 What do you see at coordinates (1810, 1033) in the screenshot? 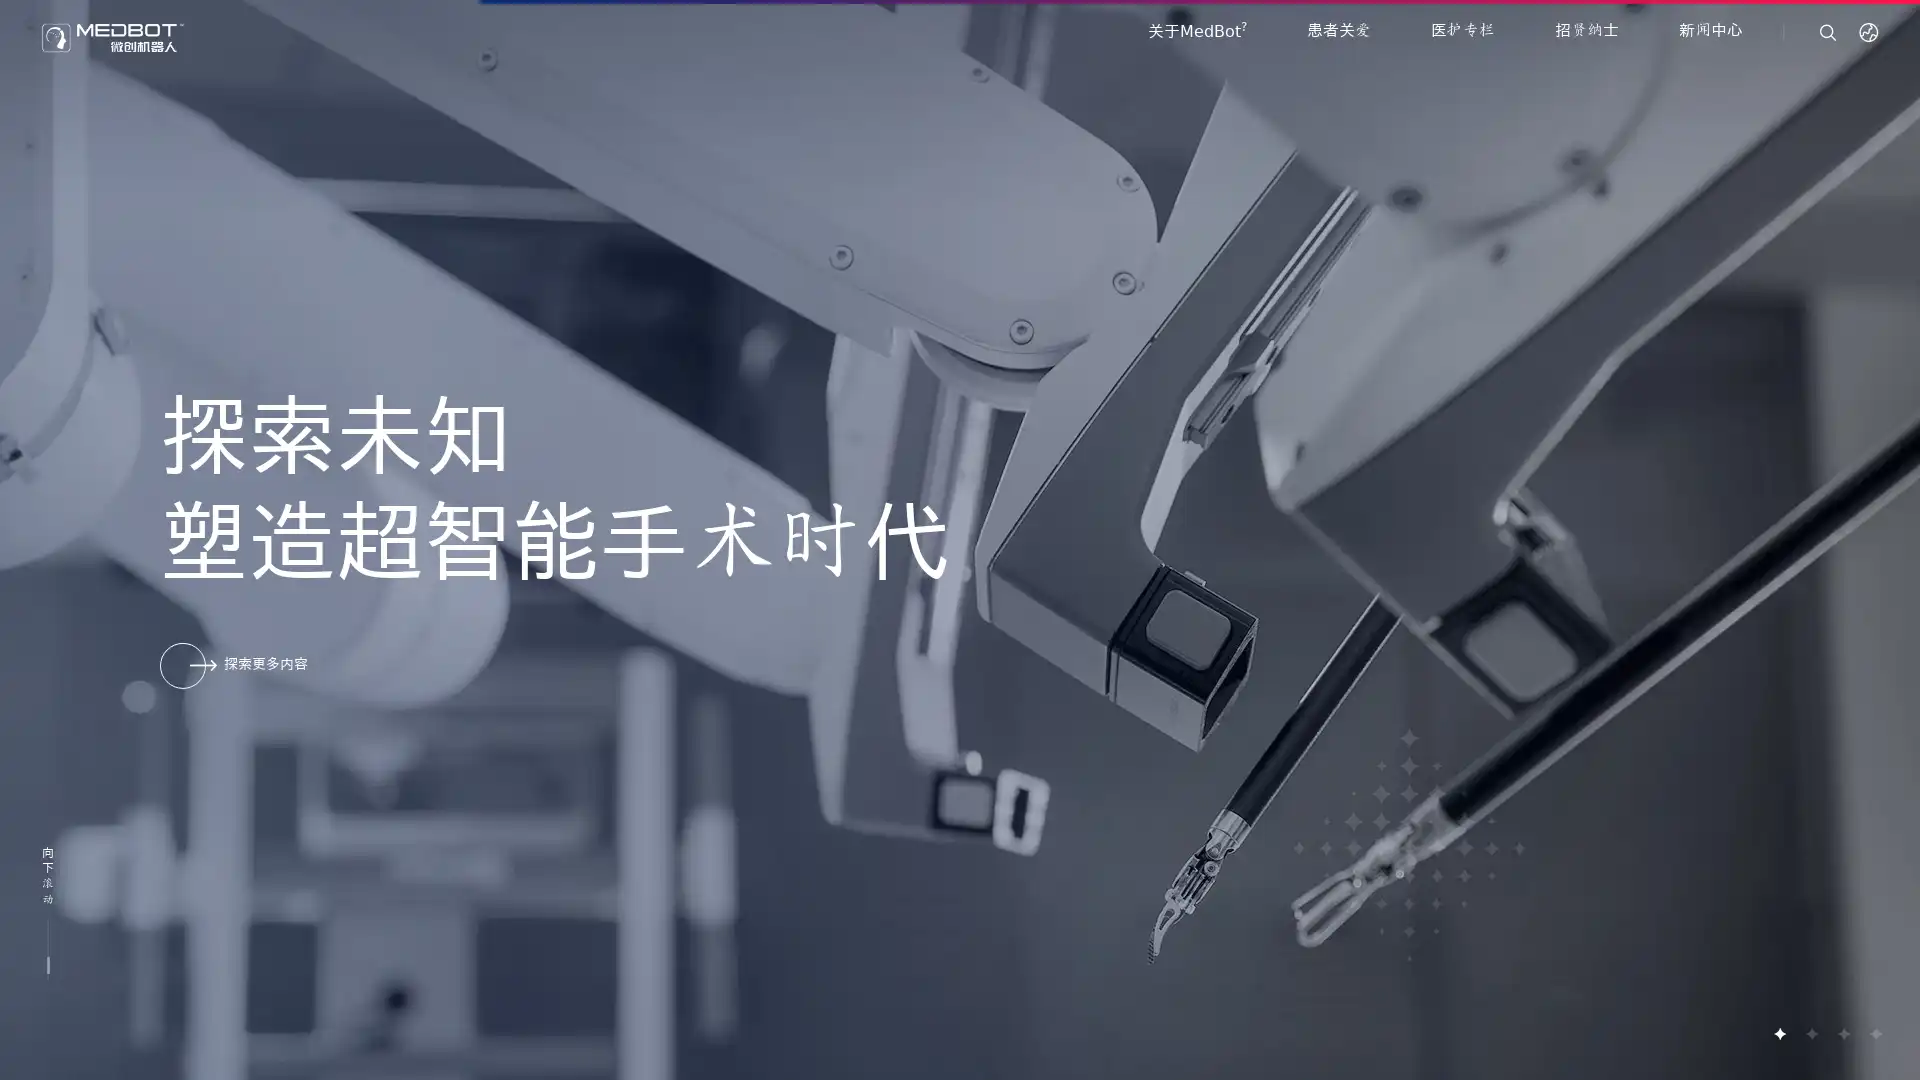
I see `Go to slide 2` at bounding box center [1810, 1033].